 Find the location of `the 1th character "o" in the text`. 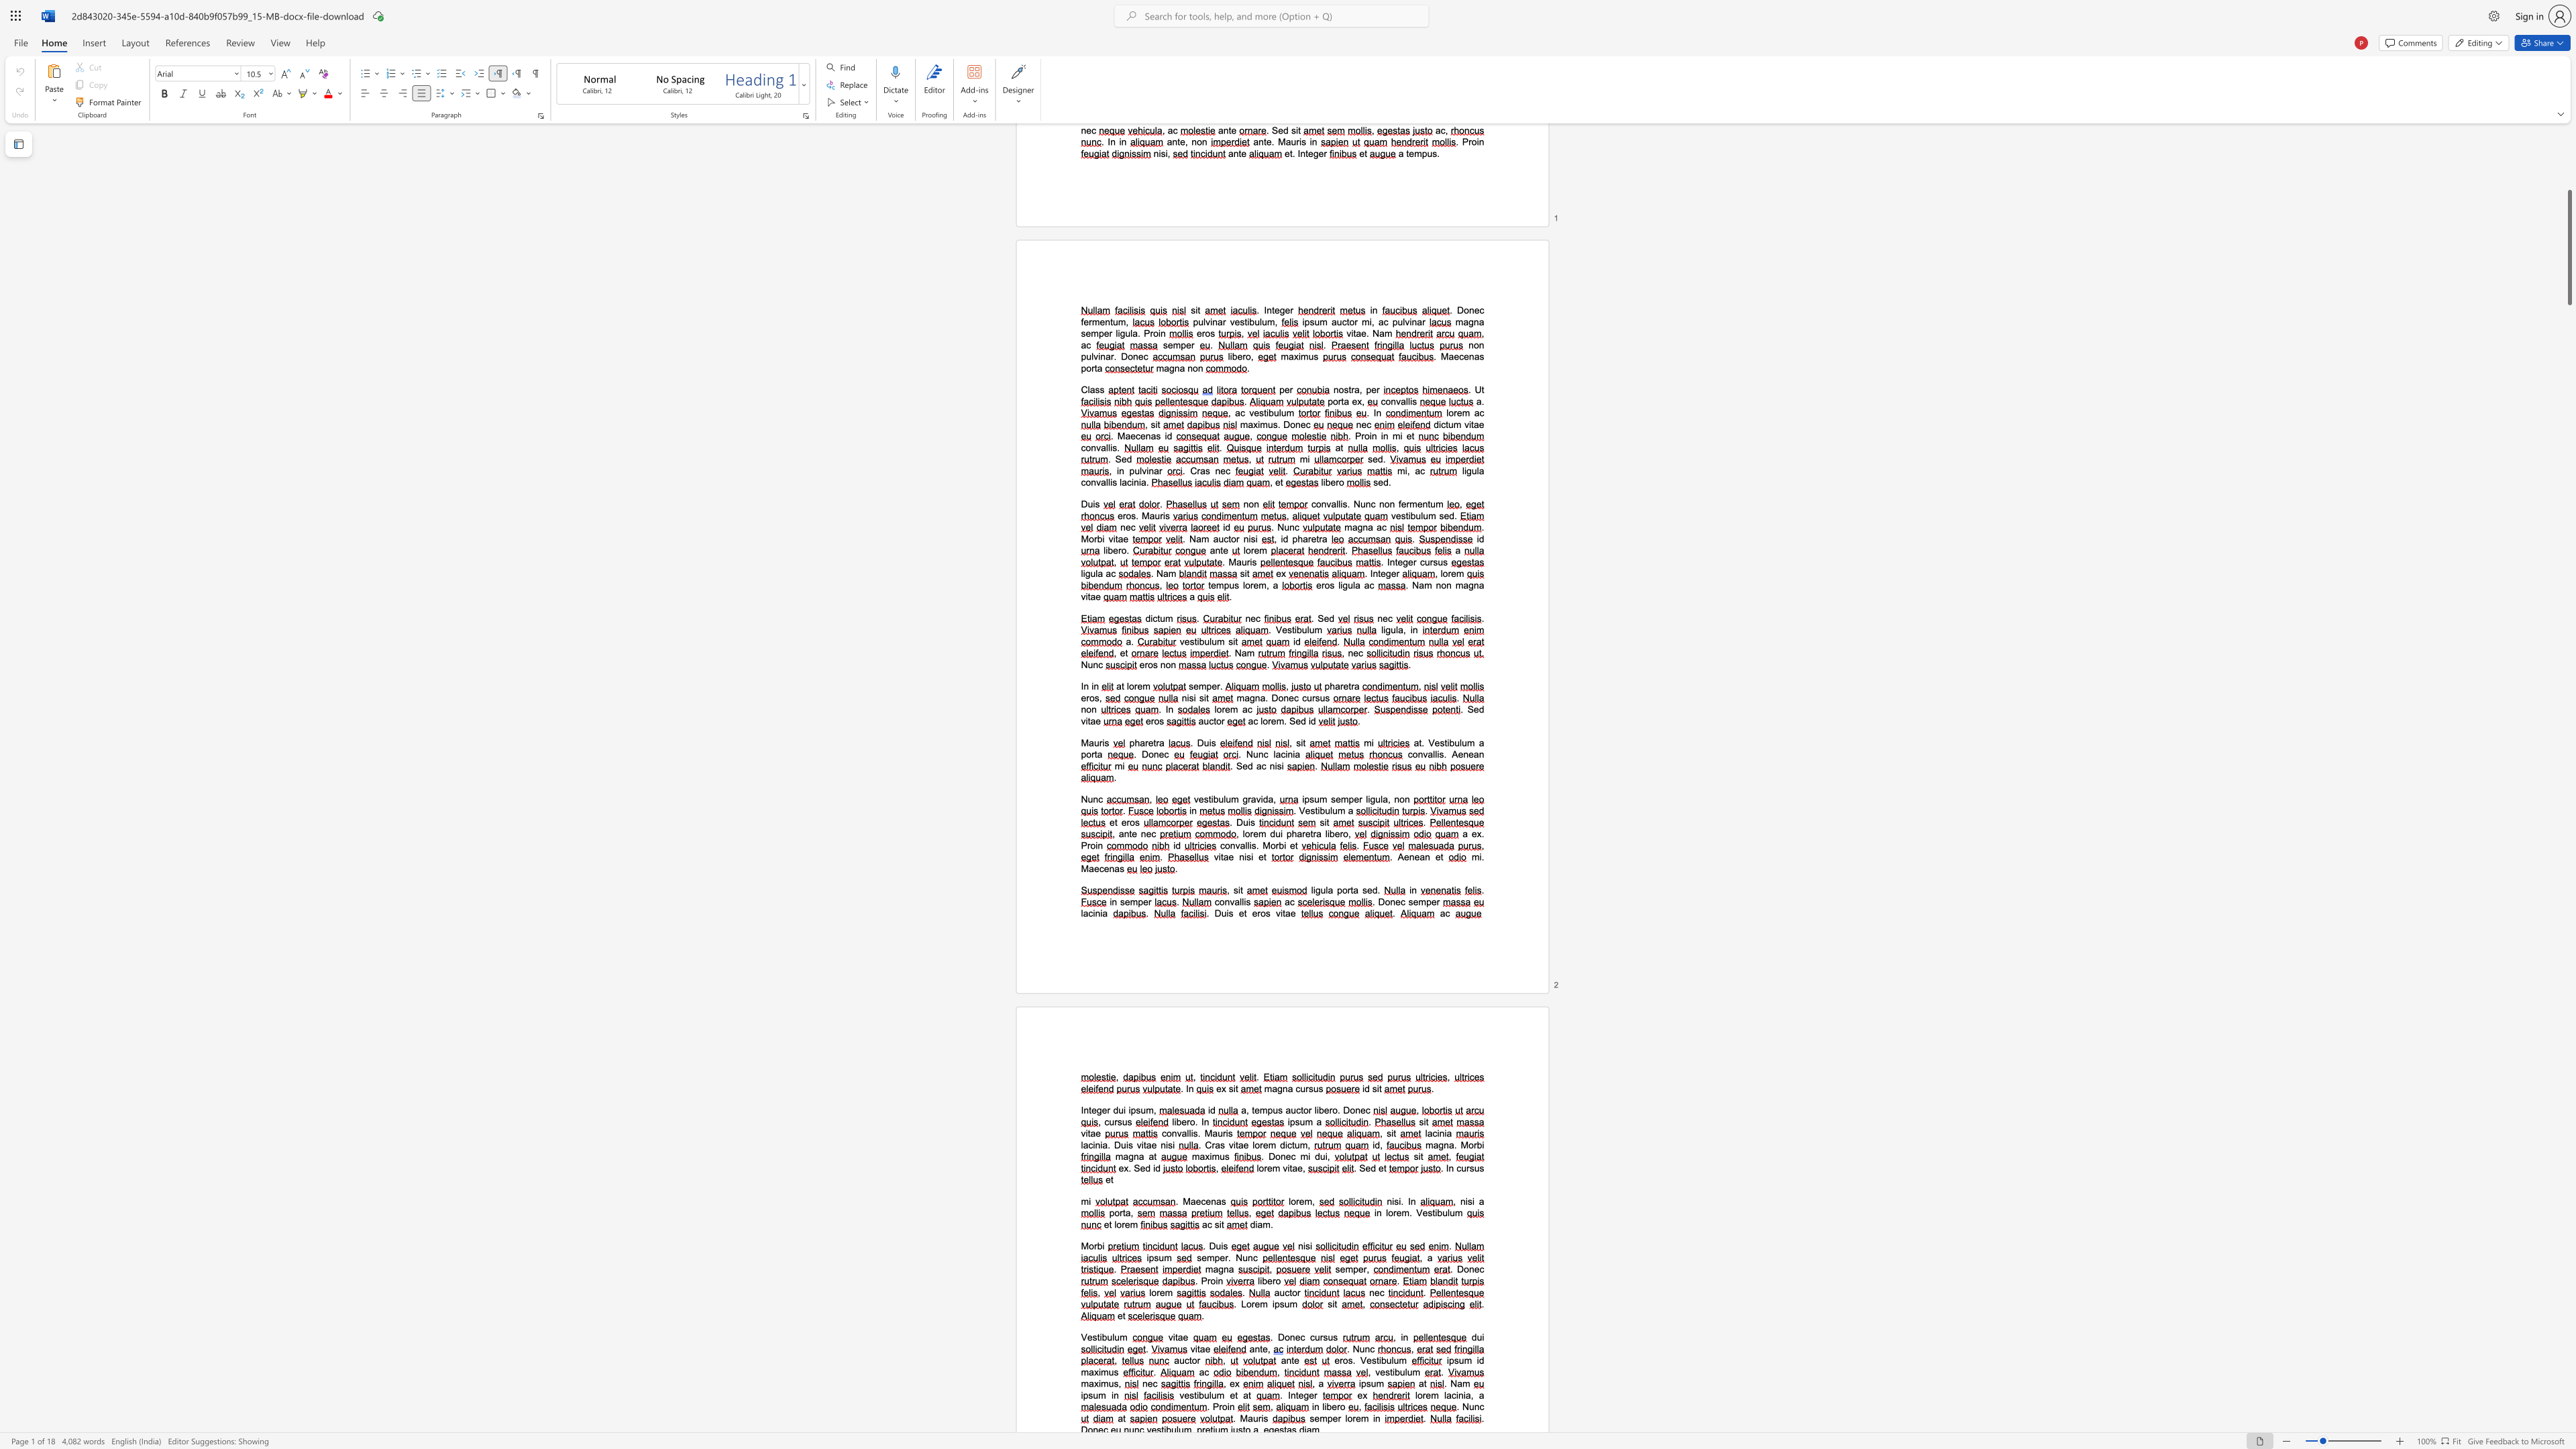

the 1th character "o" in the text is located at coordinates (1119, 1223).